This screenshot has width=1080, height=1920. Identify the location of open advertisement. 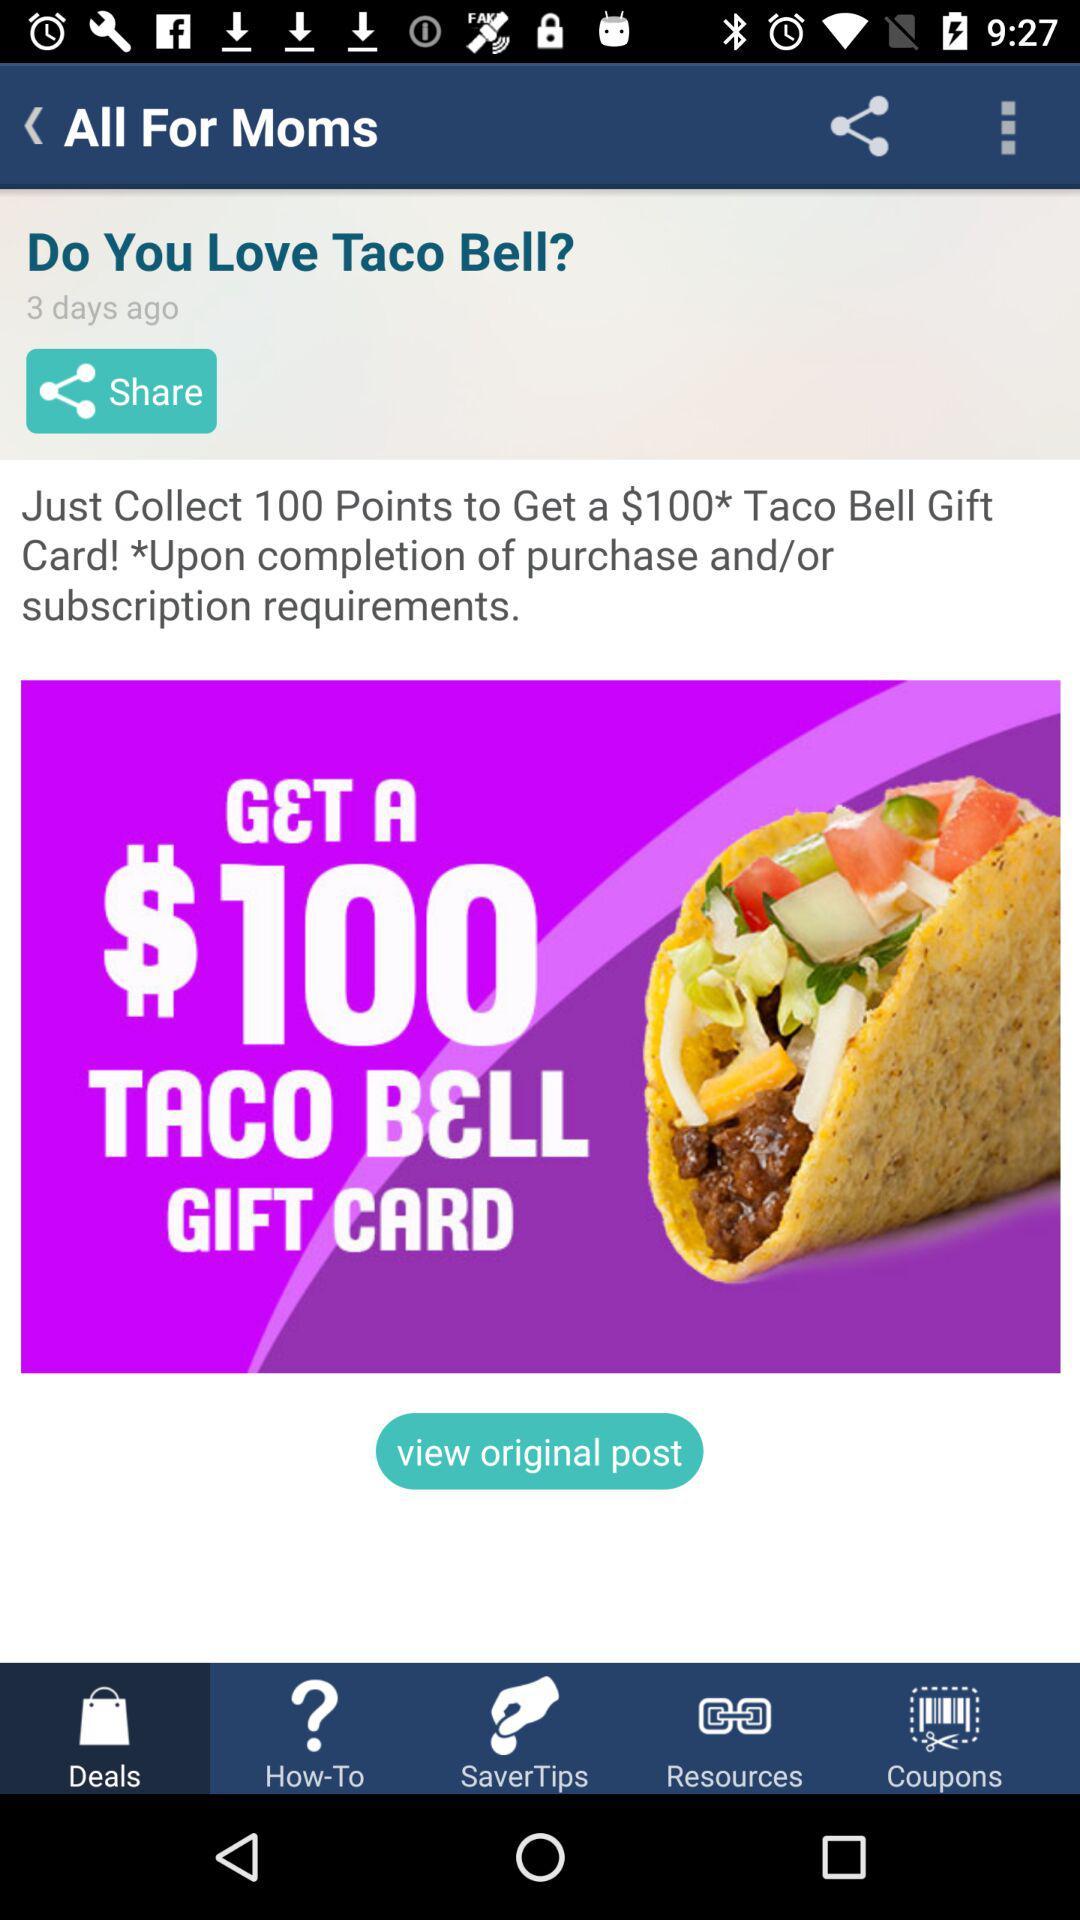
(540, 924).